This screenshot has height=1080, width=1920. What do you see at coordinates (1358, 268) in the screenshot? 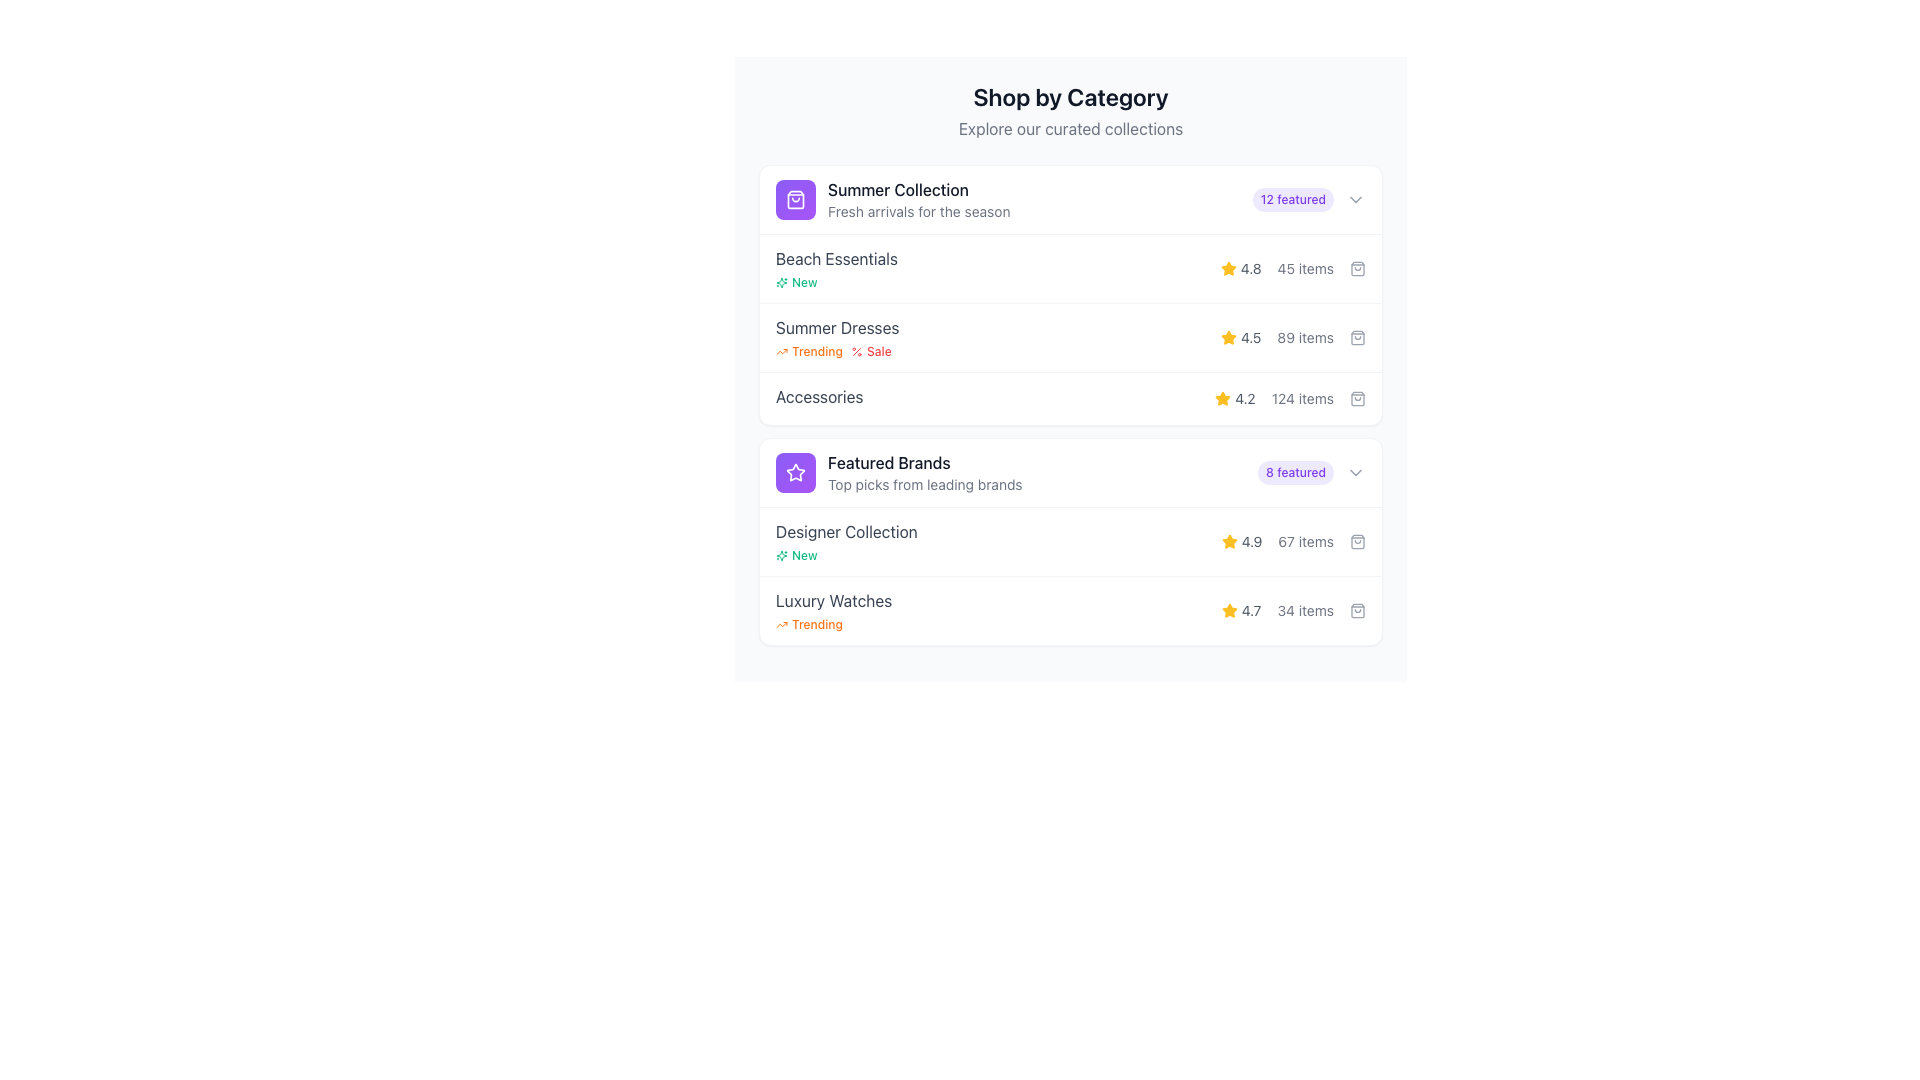
I see `the shopping bag icon, which is gray and transitions to violet when hovered over, located in the third column of the row labeled '4.8 45 items'` at bounding box center [1358, 268].